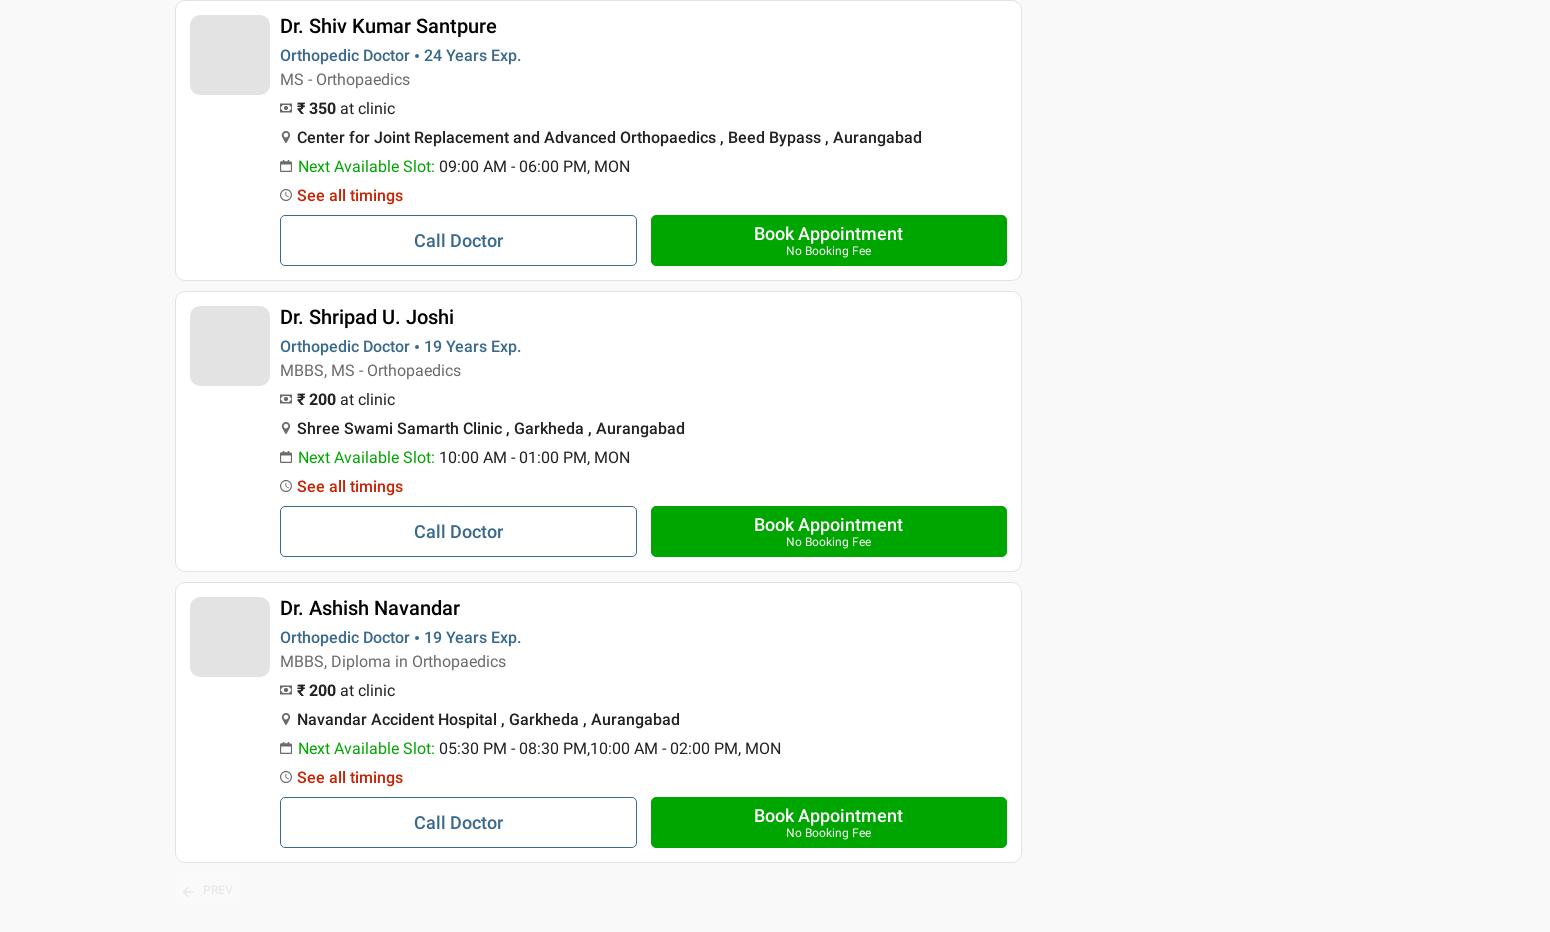 Image resolution: width=1550 pixels, height=932 pixels. I want to click on '10:00 AM - 01:00 PM, MON', so click(533, 457).